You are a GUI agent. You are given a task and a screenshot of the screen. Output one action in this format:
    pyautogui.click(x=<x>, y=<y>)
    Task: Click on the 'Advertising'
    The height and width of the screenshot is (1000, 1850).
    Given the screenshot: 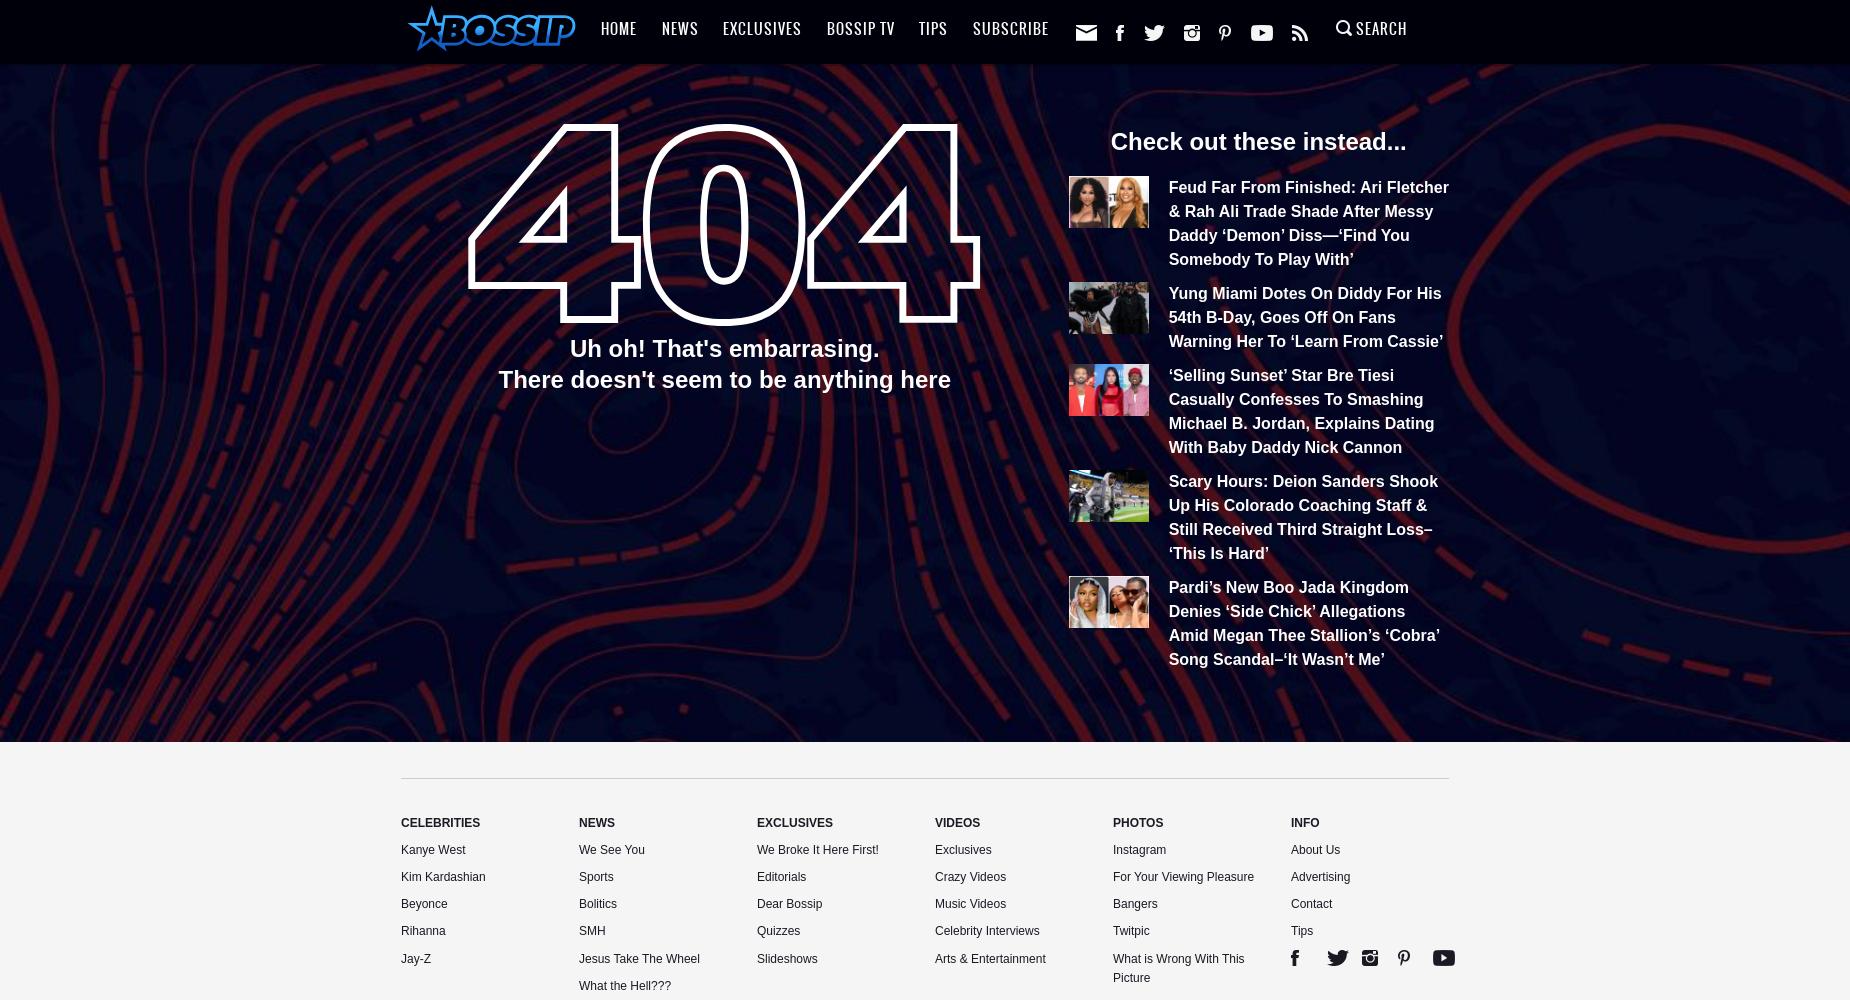 What is the action you would take?
    pyautogui.click(x=1289, y=876)
    